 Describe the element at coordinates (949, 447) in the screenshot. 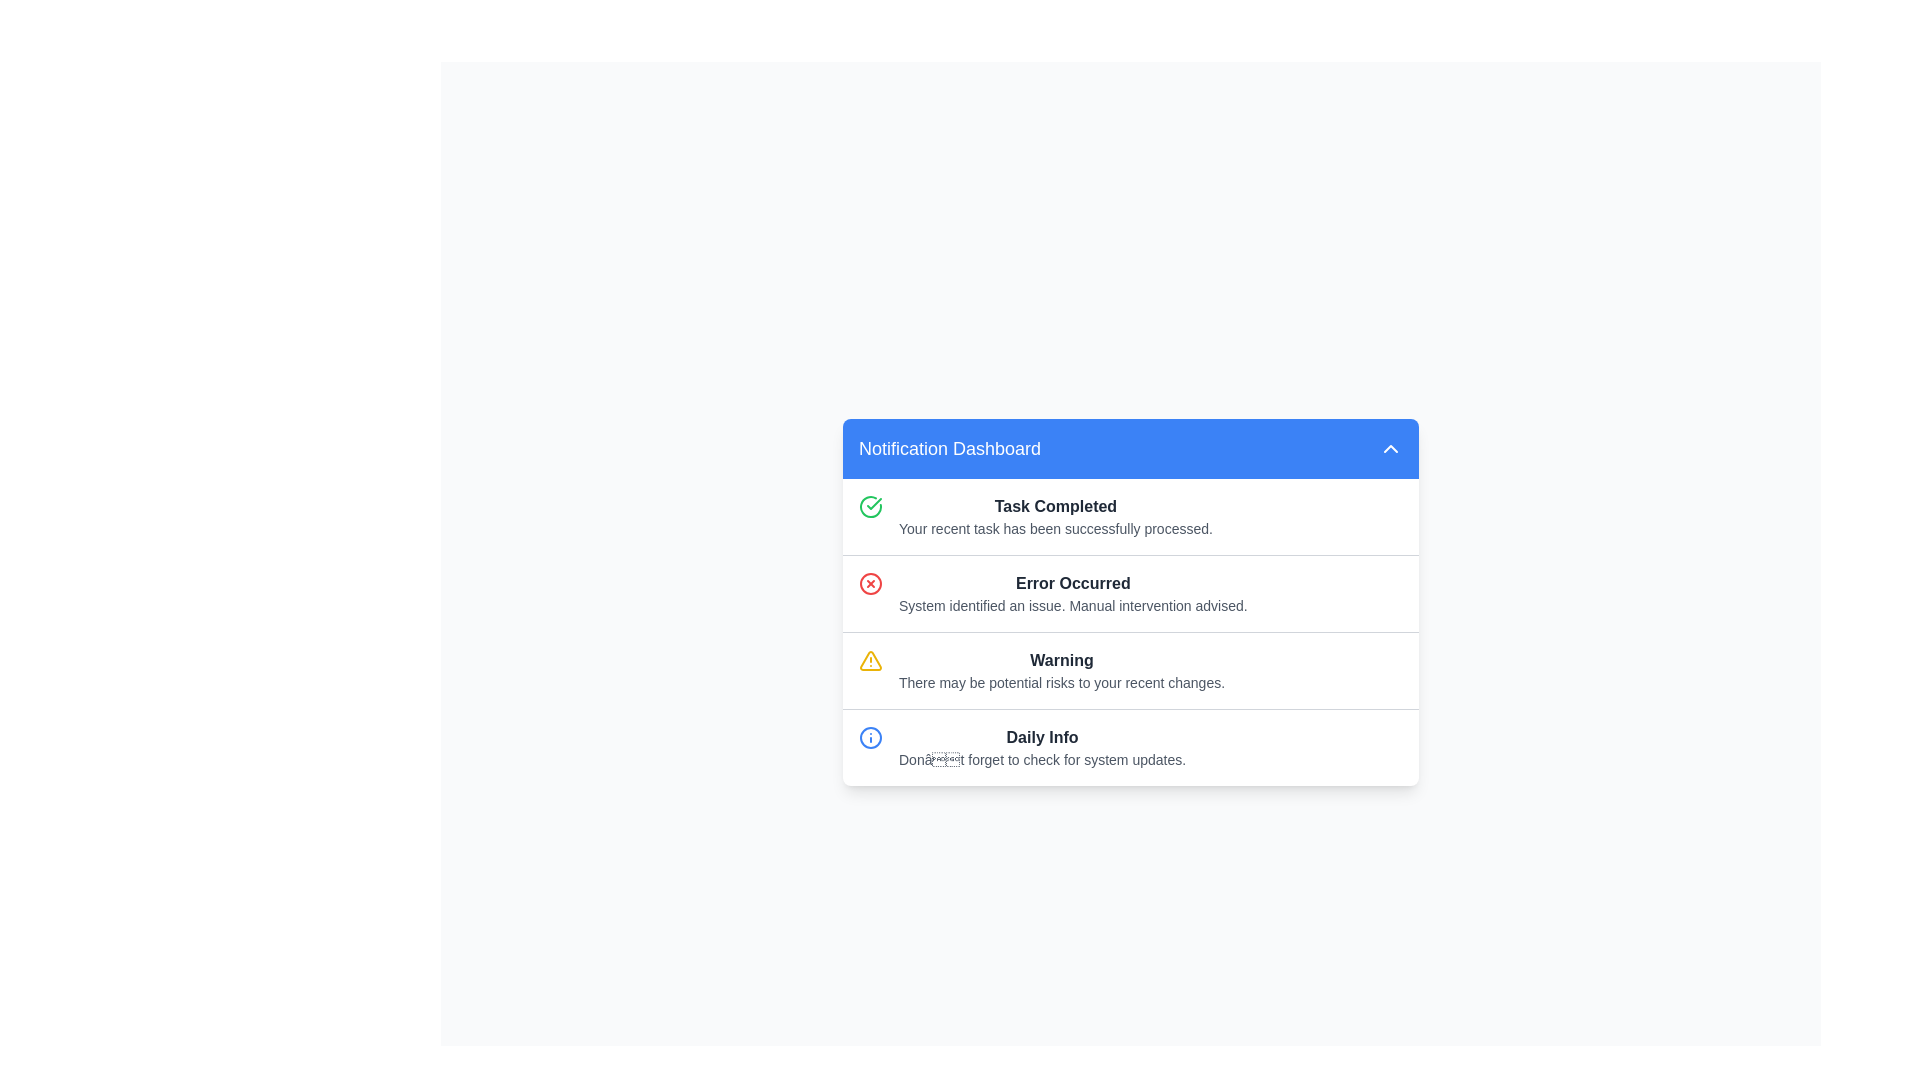

I see `the Text Label located at the top-left side of the blue banner header, which describes the context of the notification dashboard` at that location.